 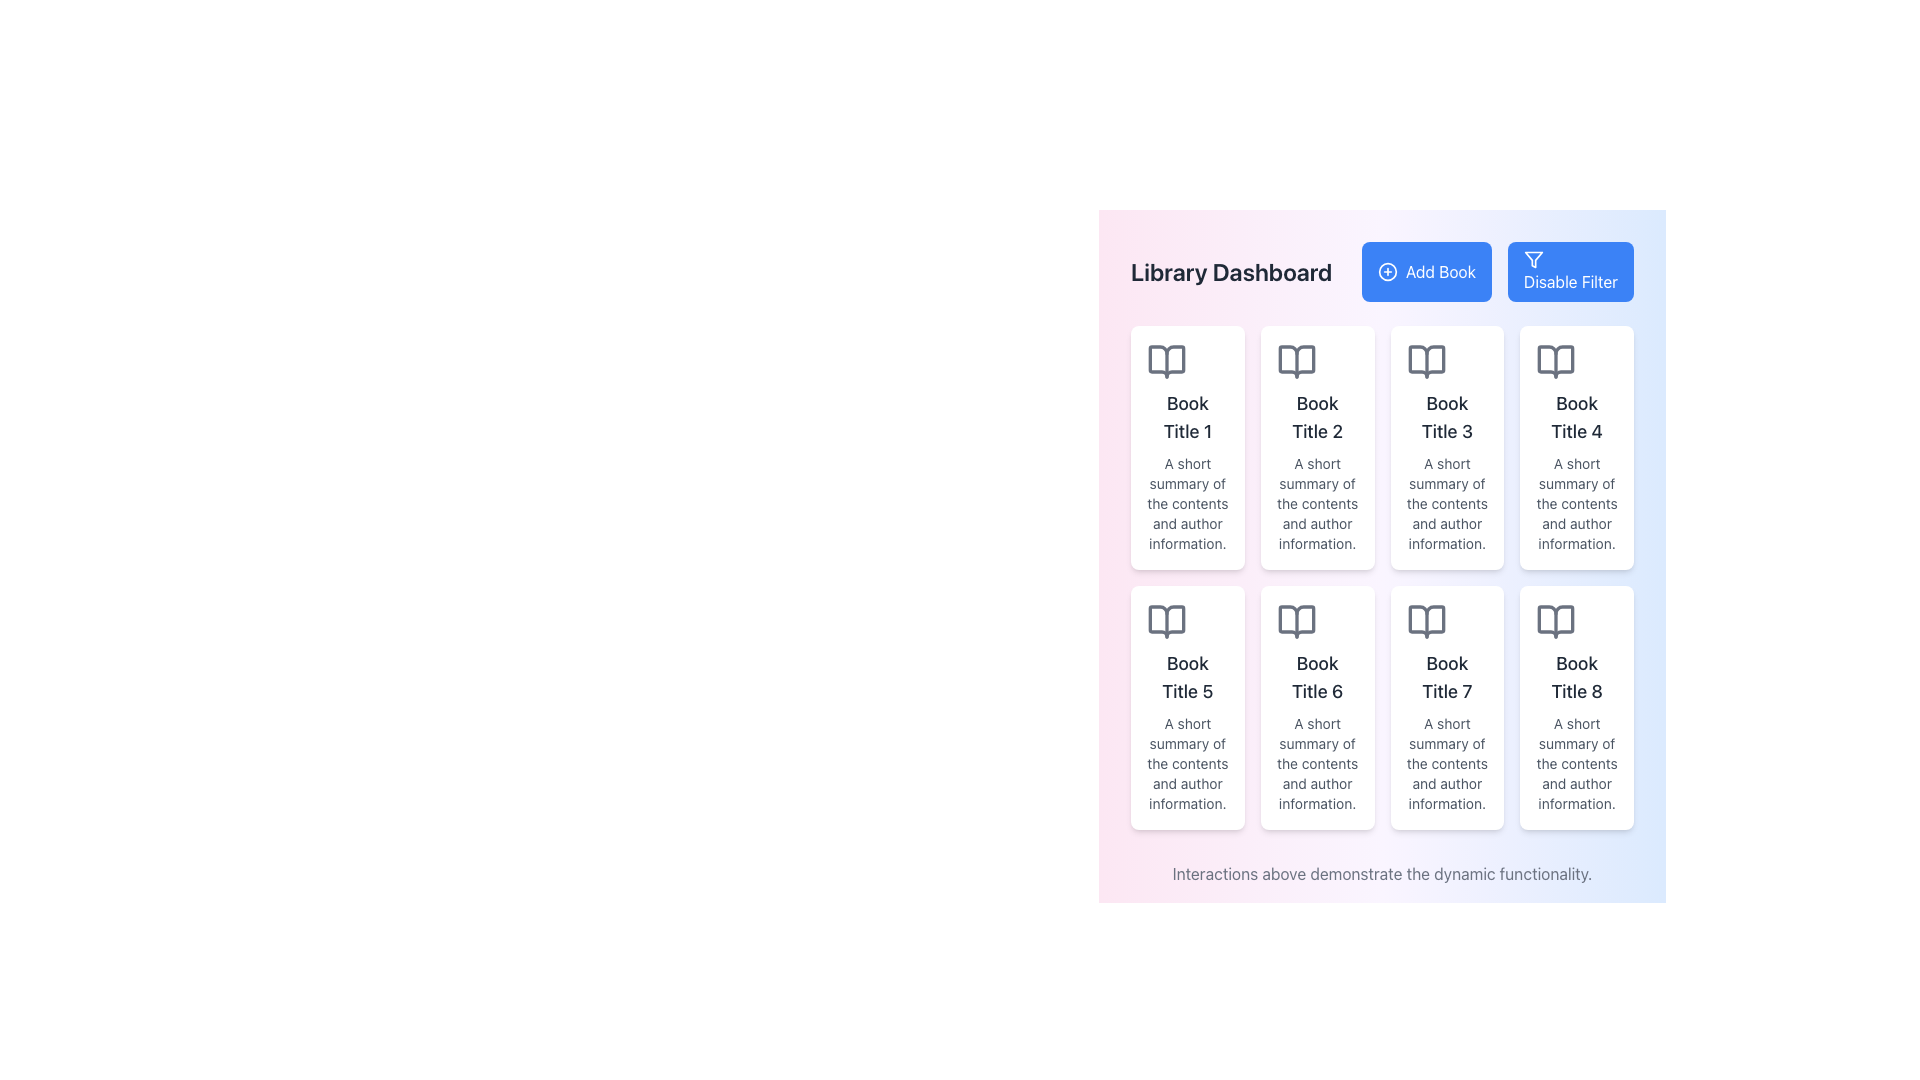 What do you see at coordinates (1381, 873) in the screenshot?
I see `the Text Label located centrally below the book cards, which serves as an informational note about the functionalities above it` at bounding box center [1381, 873].